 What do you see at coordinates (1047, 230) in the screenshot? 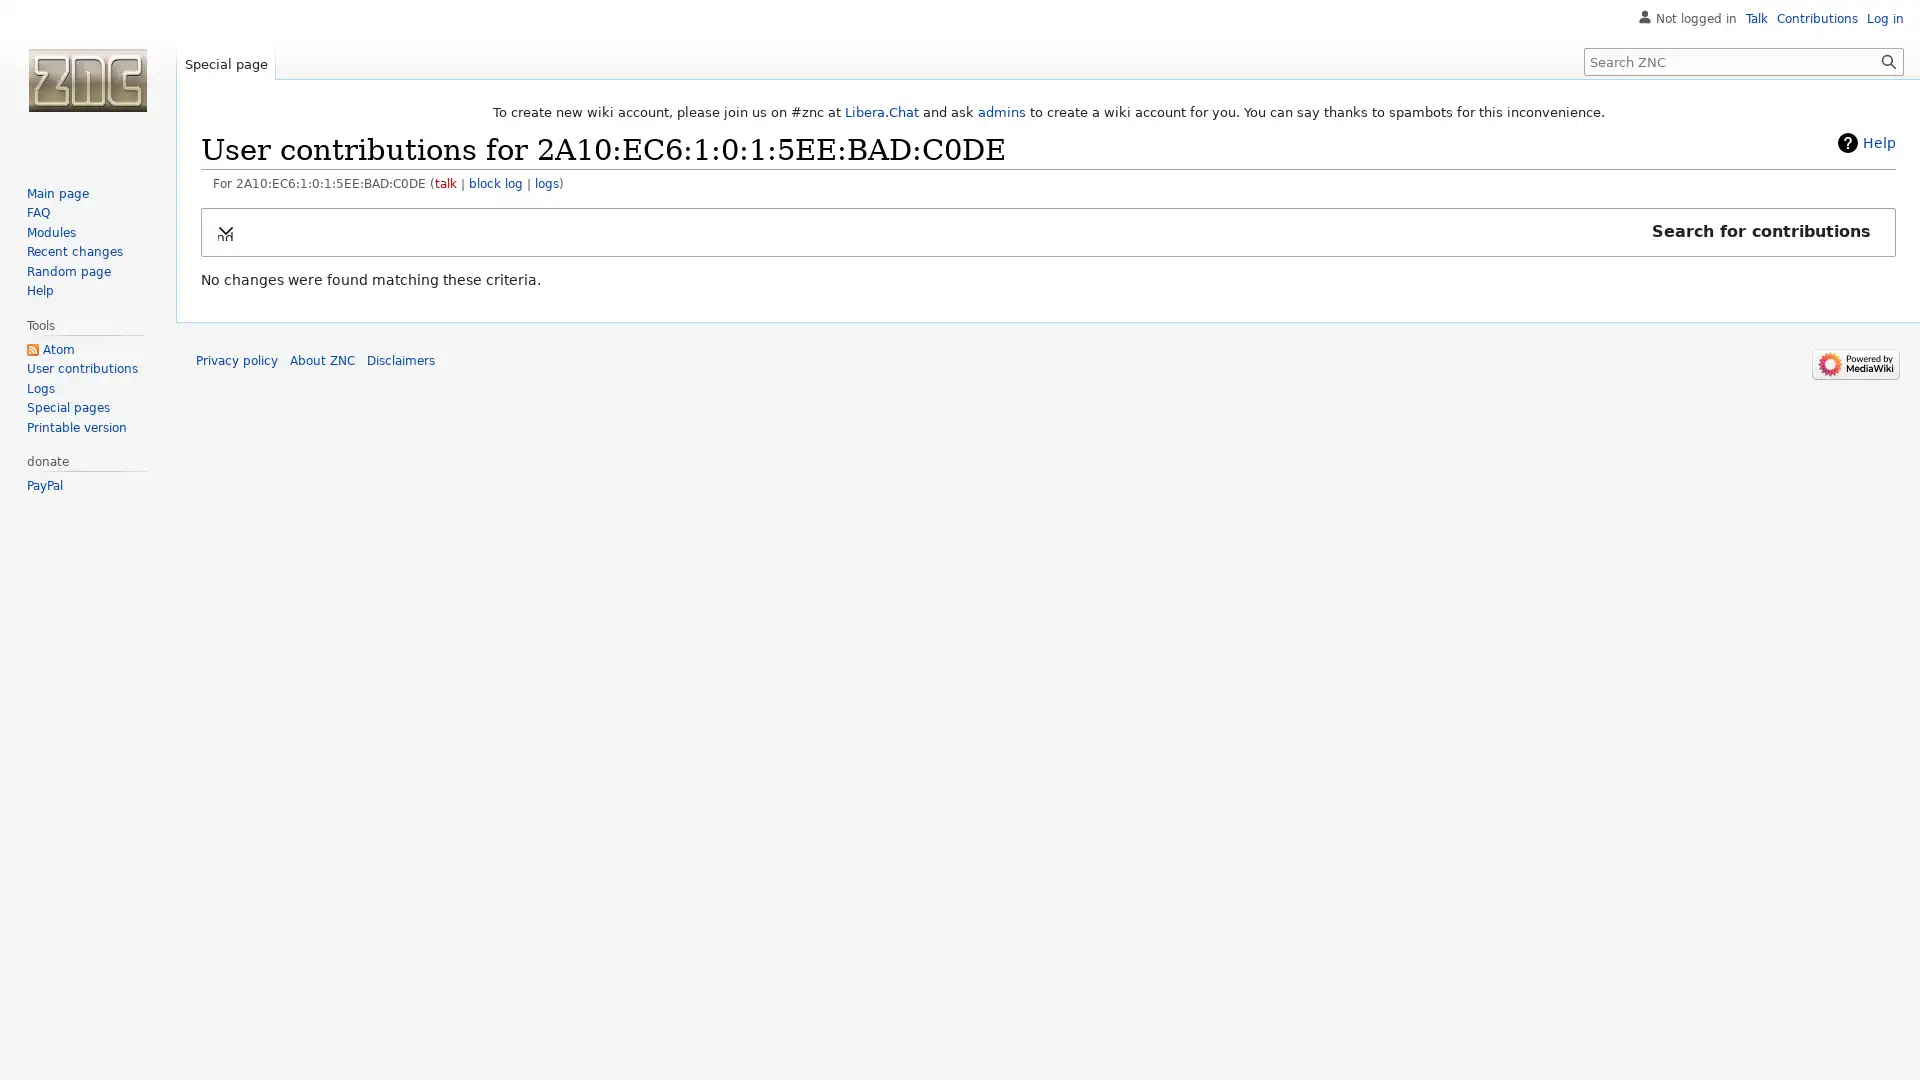
I see `Search for contributions Expand` at bounding box center [1047, 230].